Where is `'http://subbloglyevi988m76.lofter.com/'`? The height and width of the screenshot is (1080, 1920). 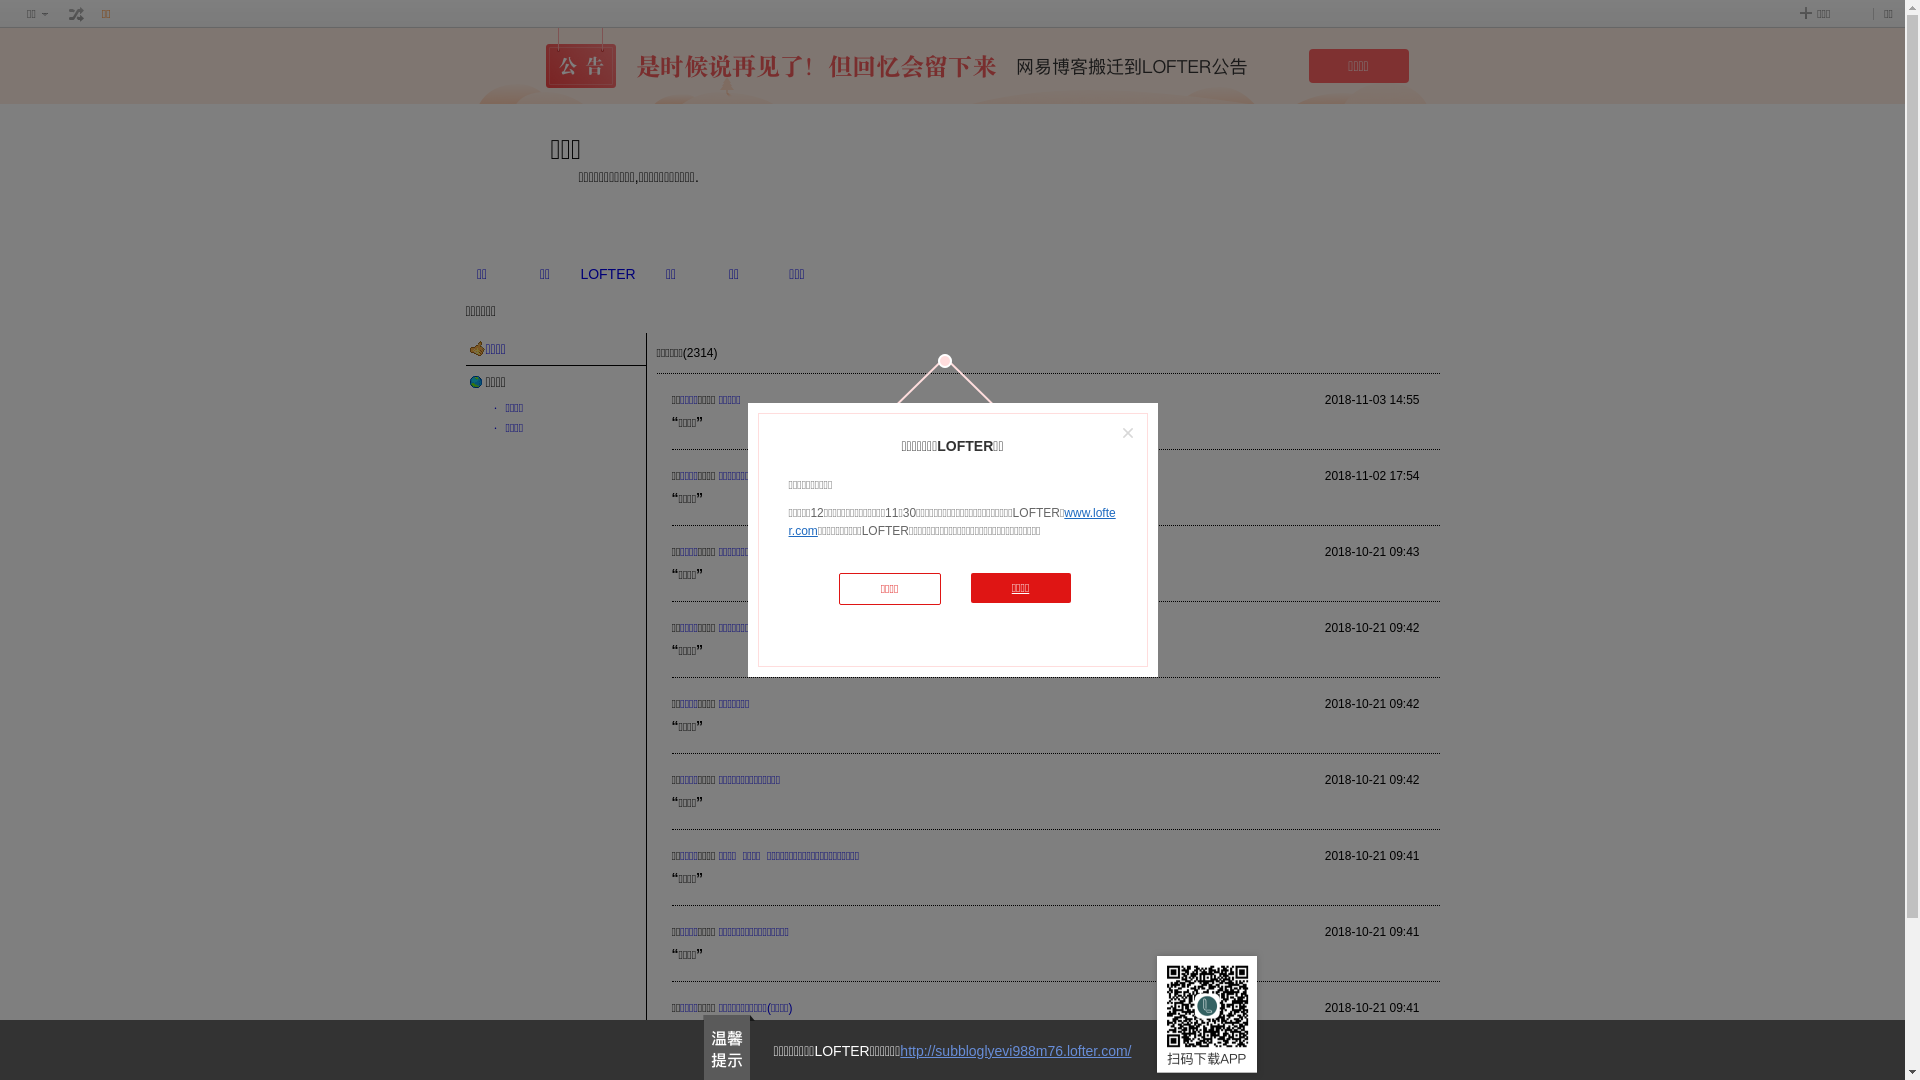
'http://subbloglyevi988m76.lofter.com/' is located at coordinates (1015, 1049).